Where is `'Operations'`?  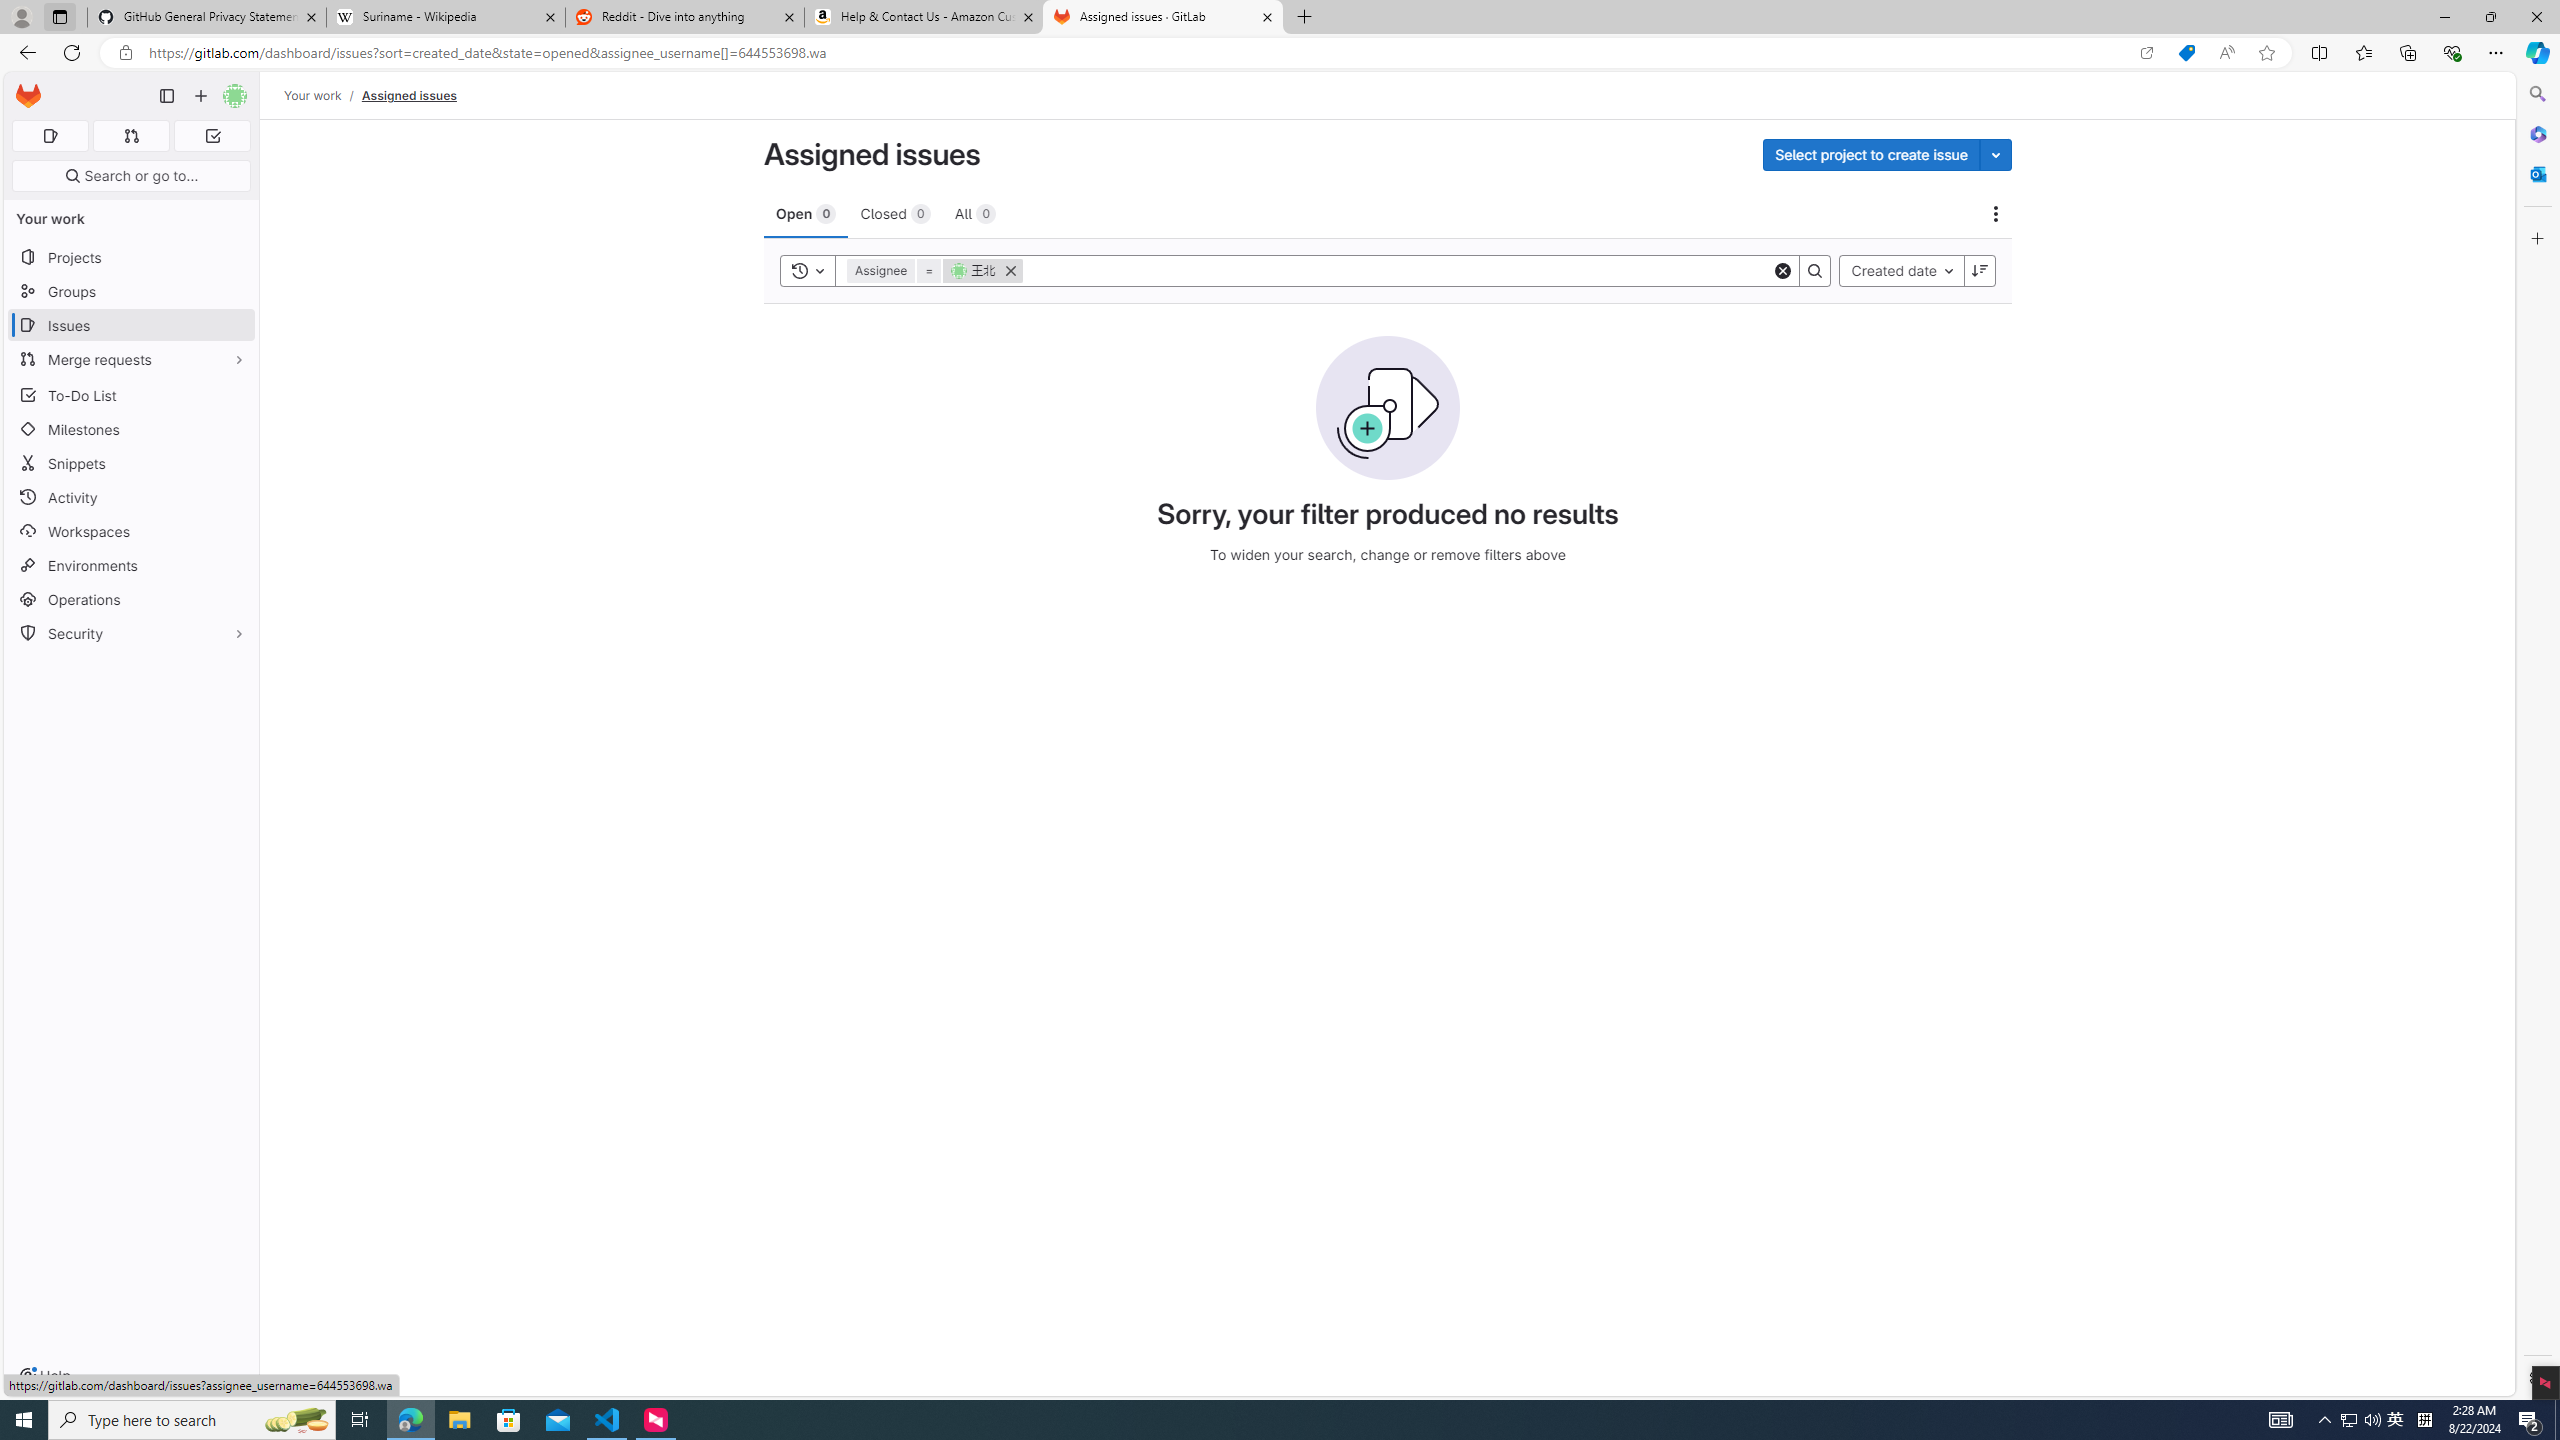
'Operations' is located at coordinates (130, 598).